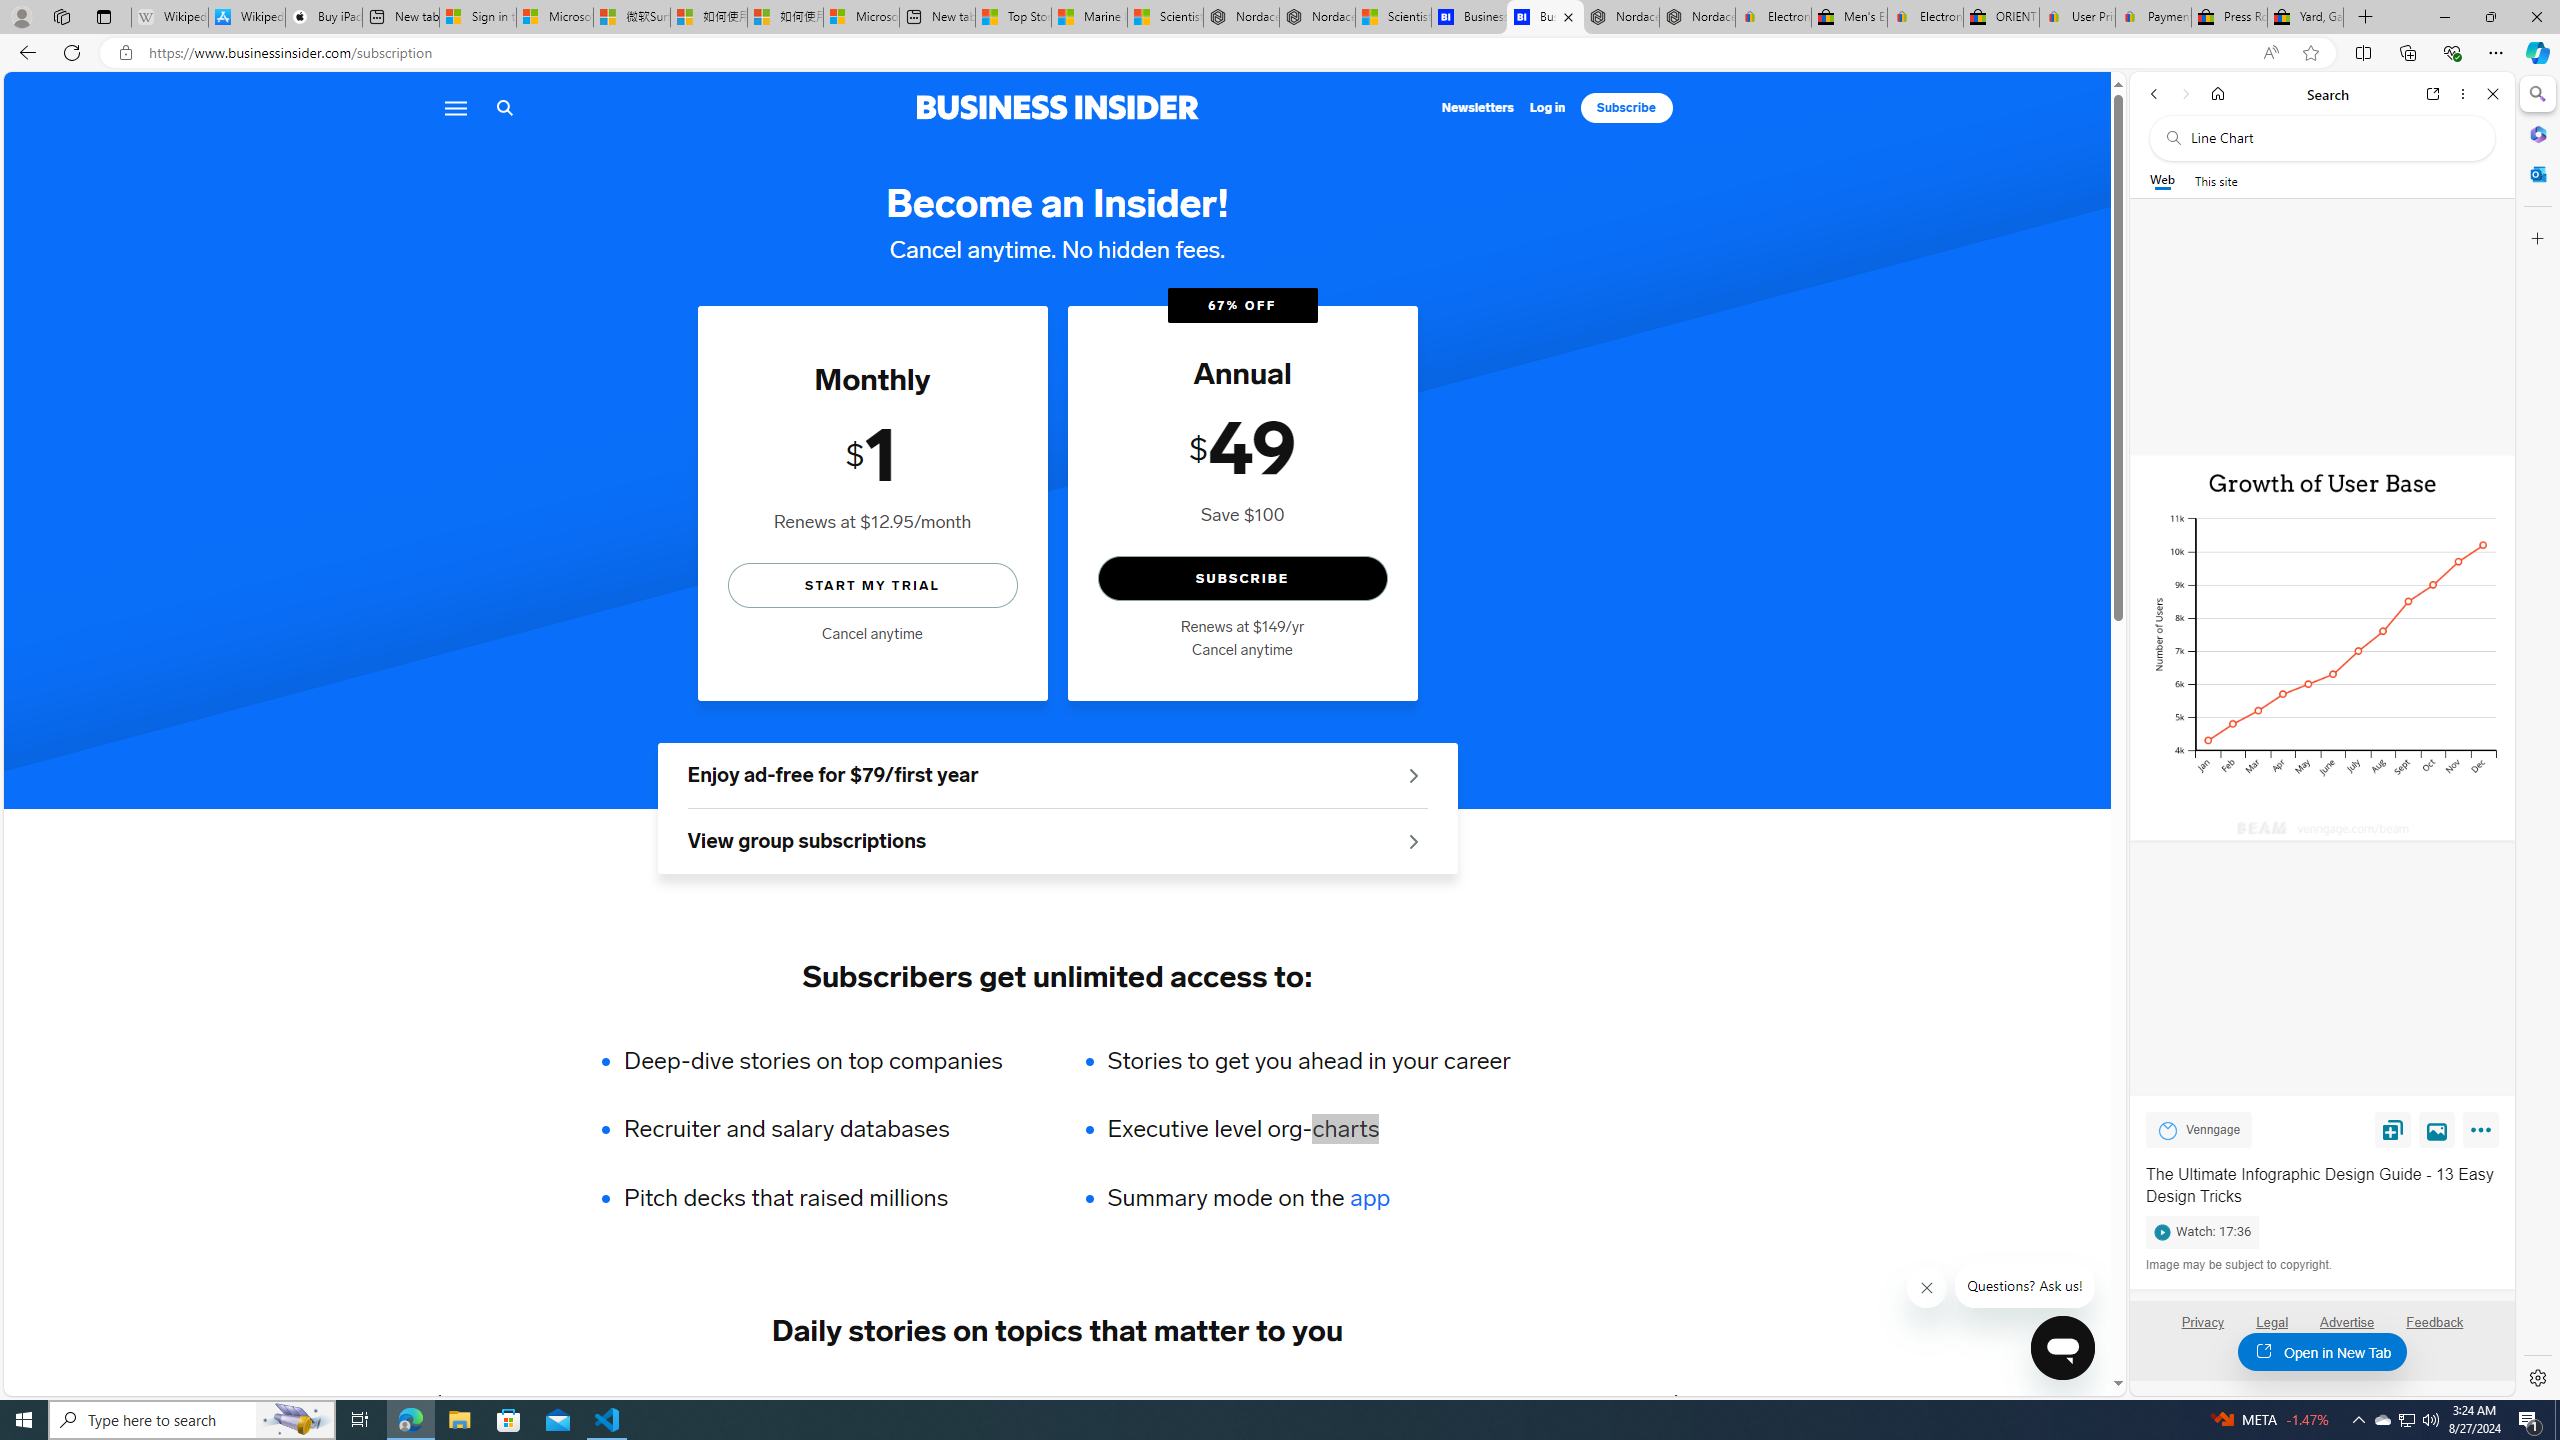 The width and height of the screenshot is (2560, 1440). What do you see at coordinates (504, 107) in the screenshot?
I see `'Go to the search page.'` at bounding box center [504, 107].